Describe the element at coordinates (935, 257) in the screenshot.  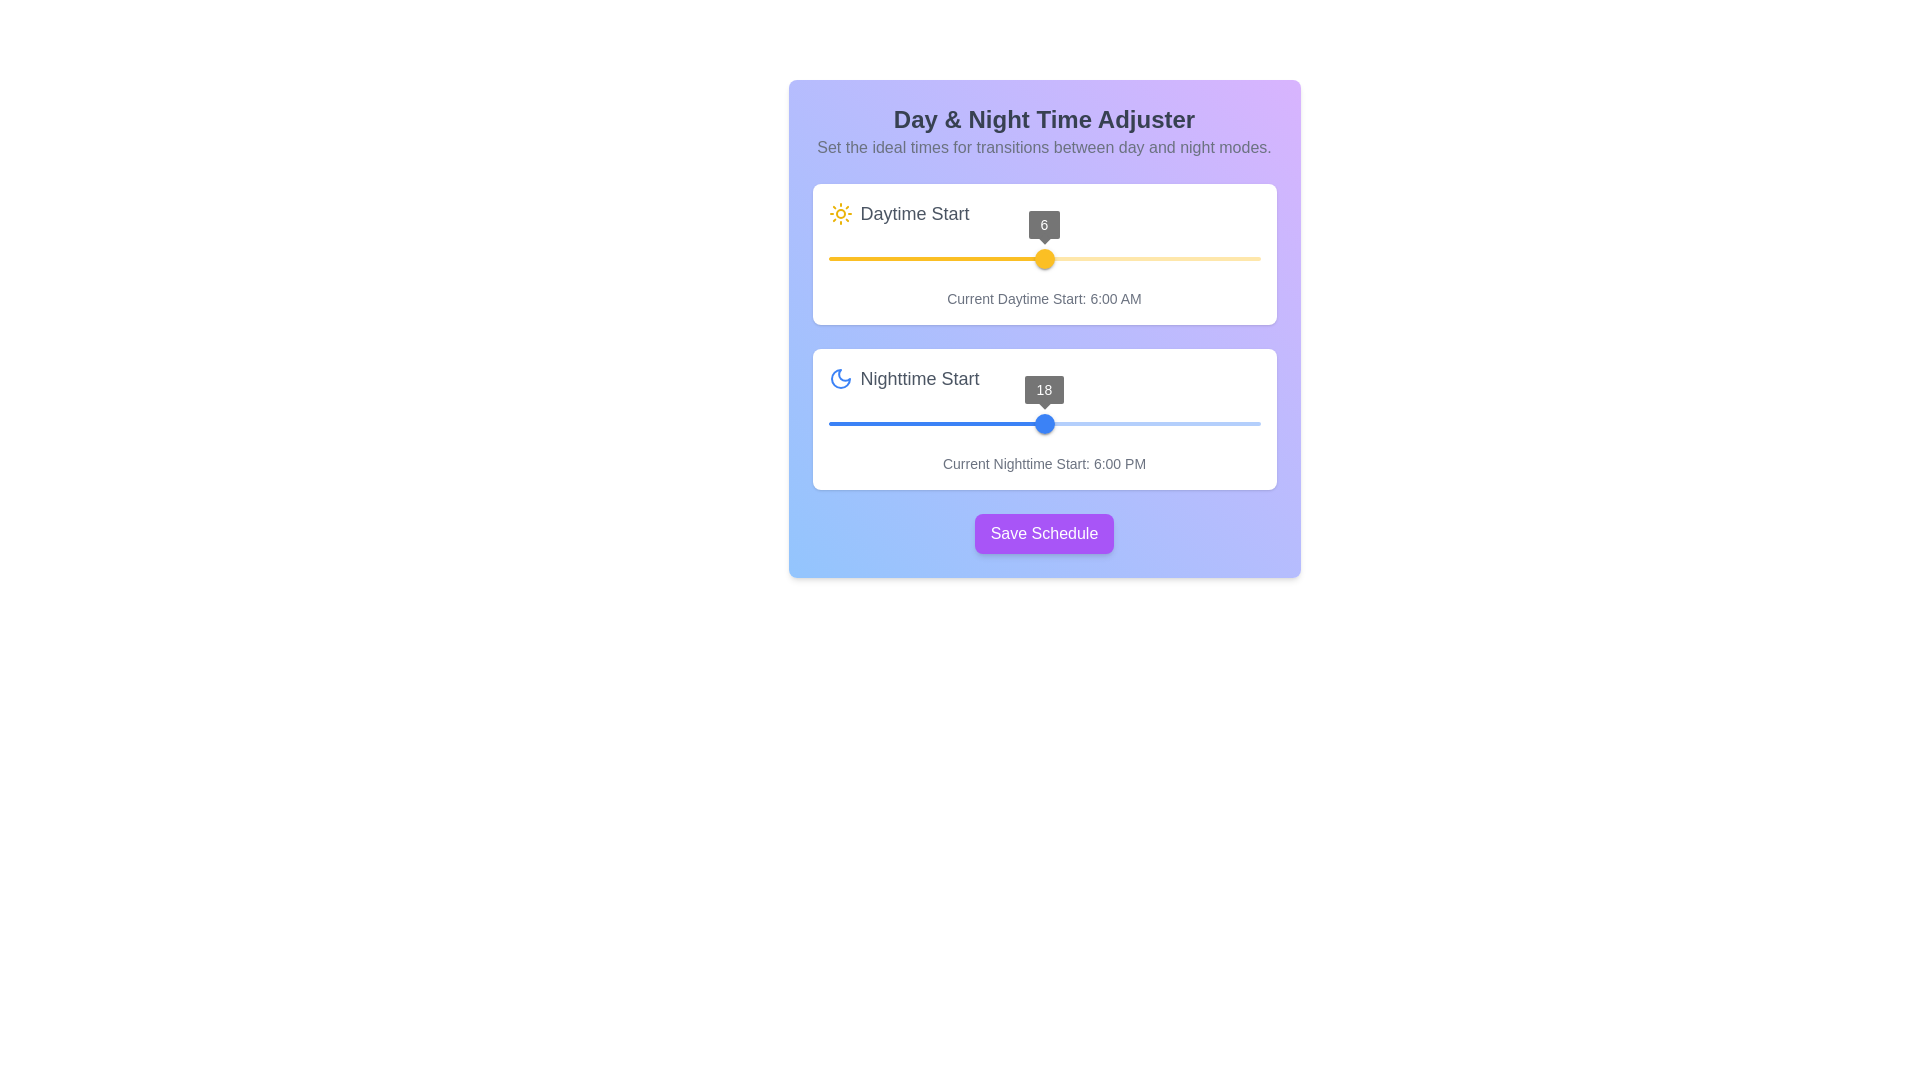
I see `the daytime start` at that location.